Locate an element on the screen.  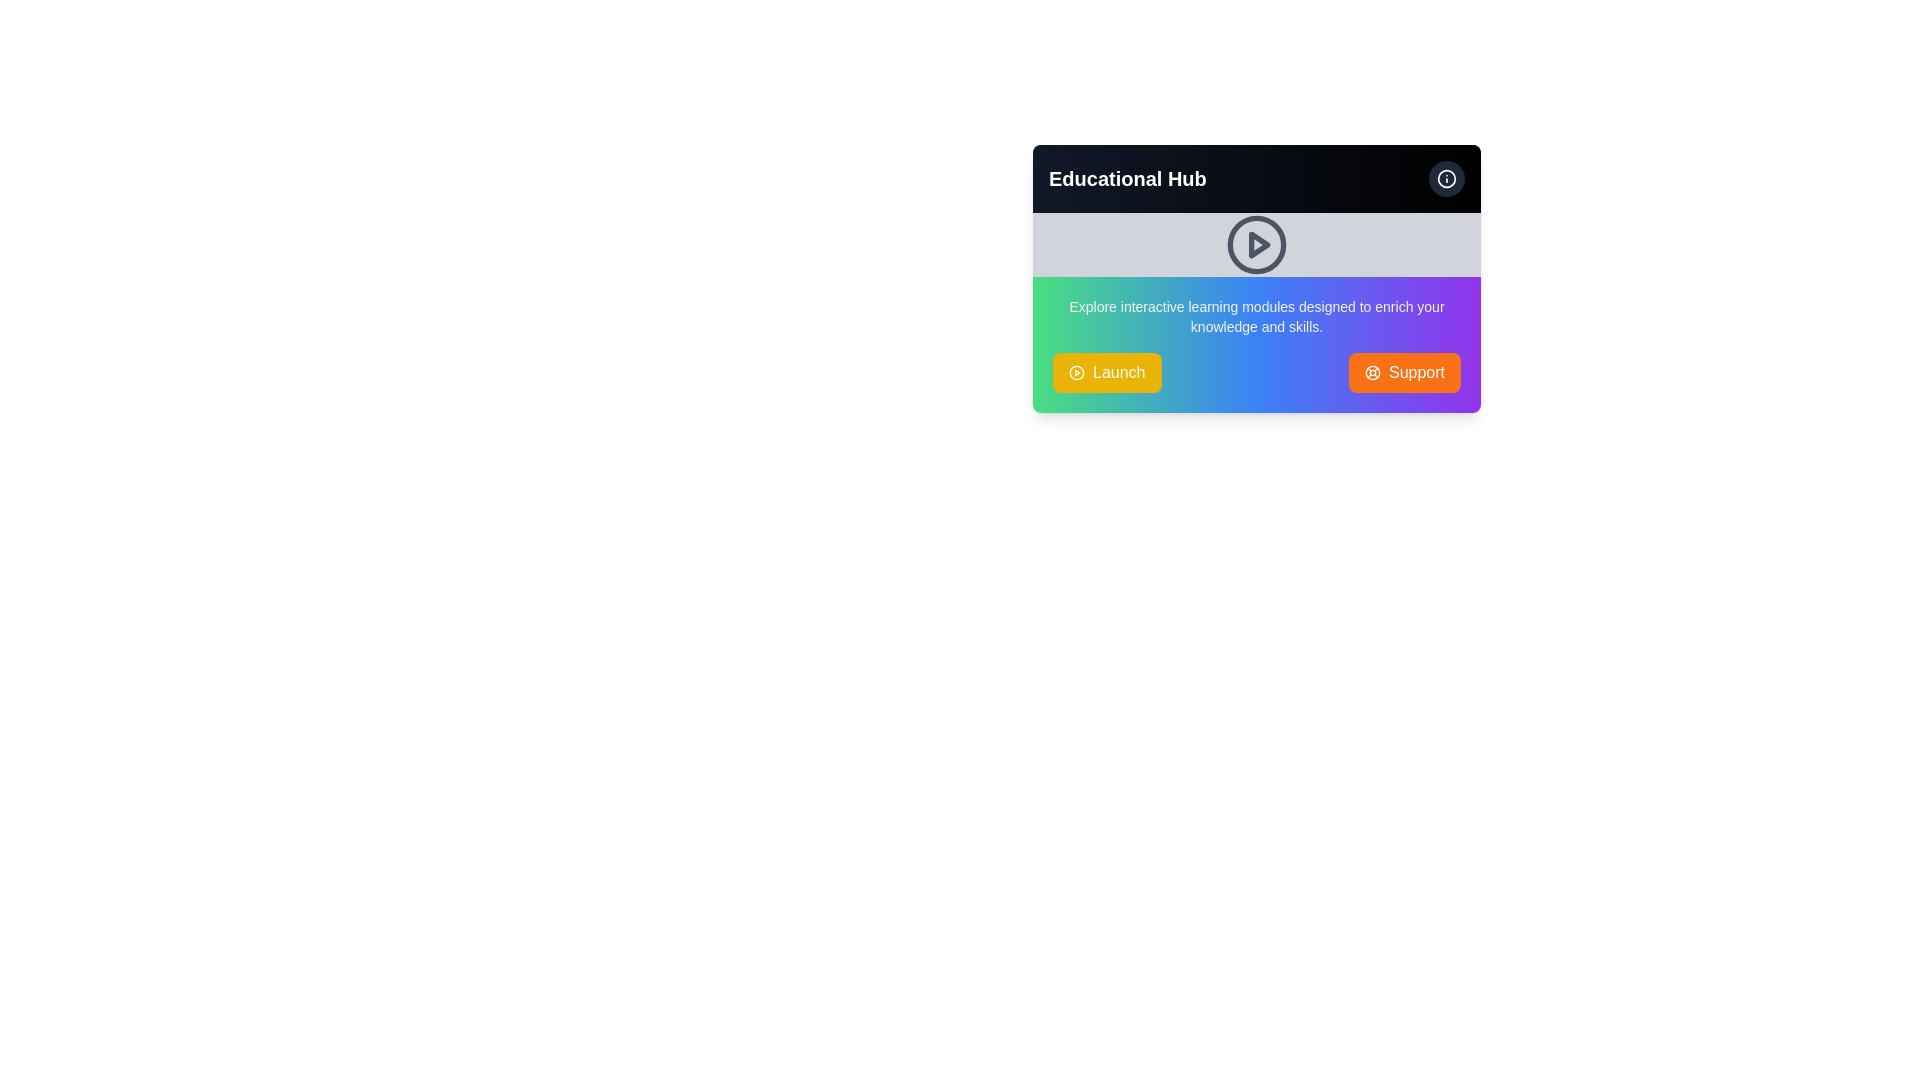
the decorative circular shape located at the center of the gray horizontal banner, which is part of the play button design is located at coordinates (1256, 242).